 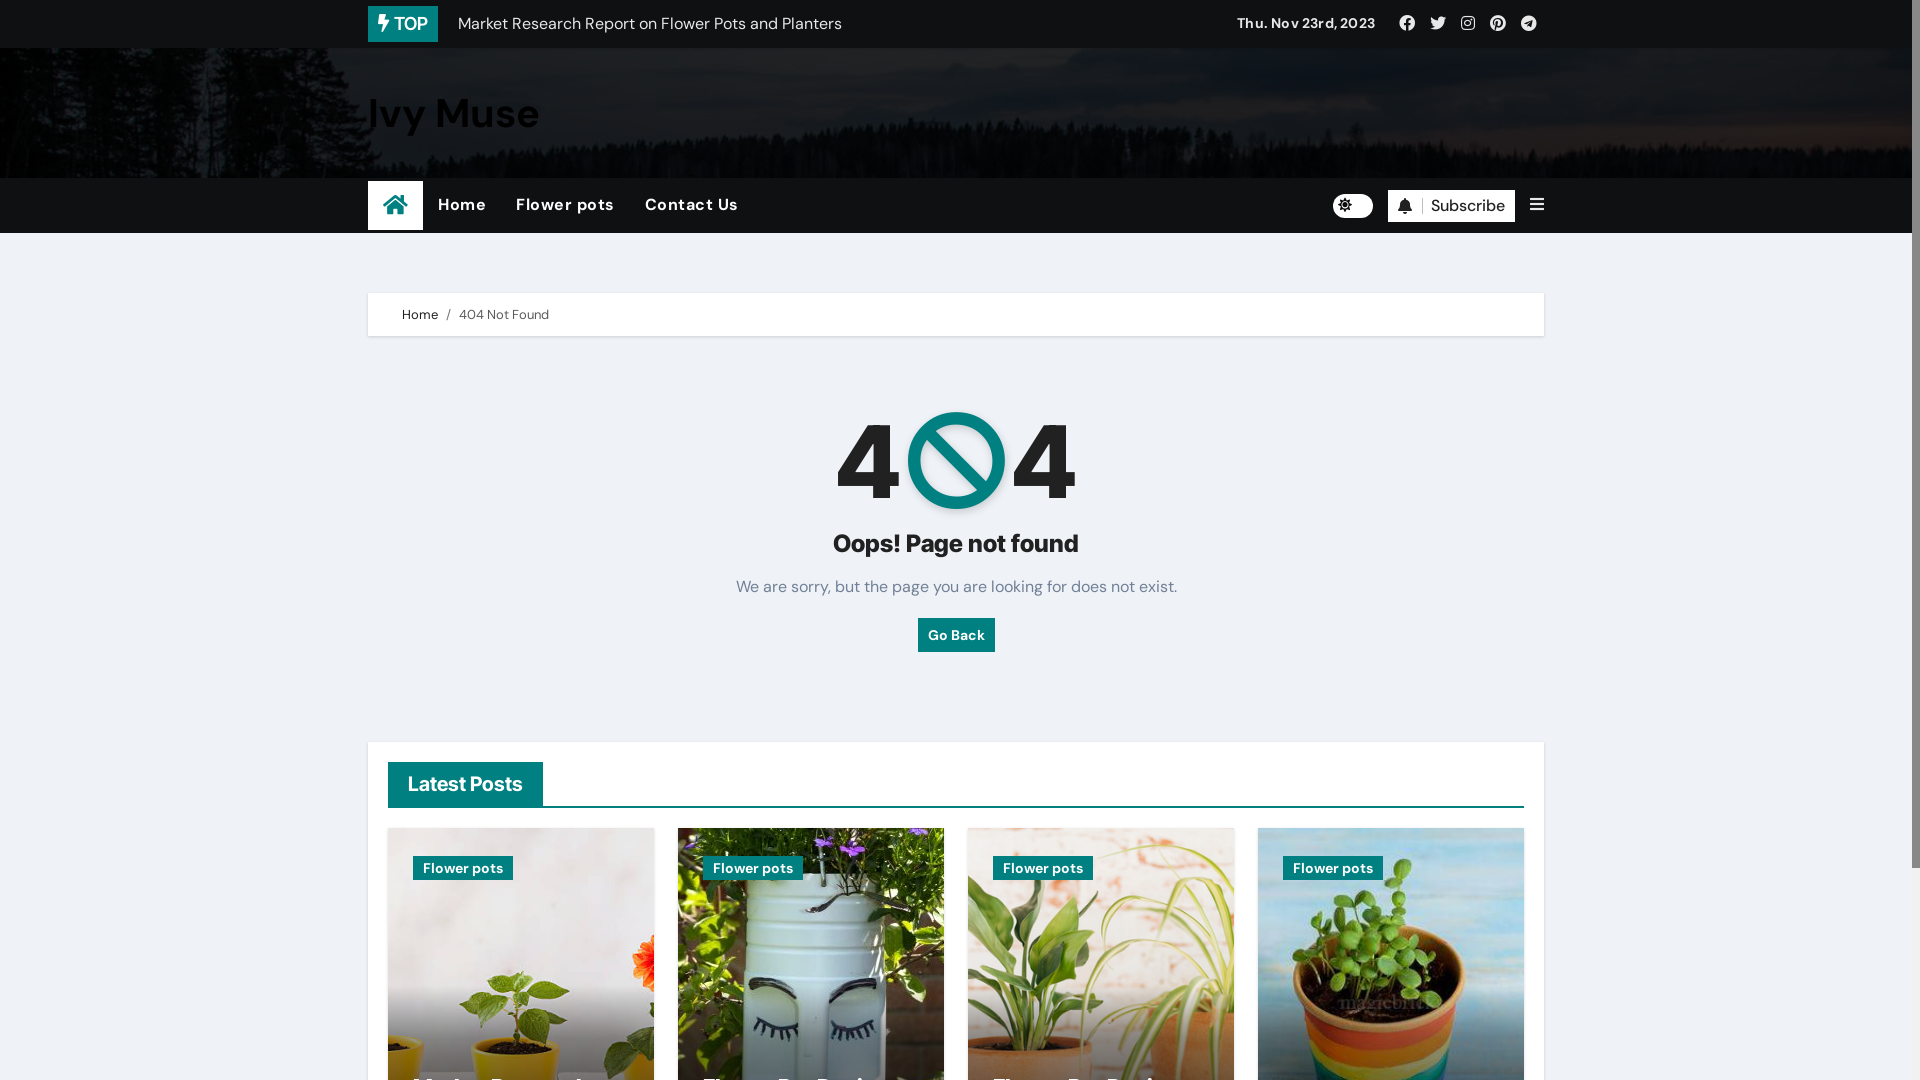 What do you see at coordinates (460, 204) in the screenshot?
I see `'Home'` at bounding box center [460, 204].